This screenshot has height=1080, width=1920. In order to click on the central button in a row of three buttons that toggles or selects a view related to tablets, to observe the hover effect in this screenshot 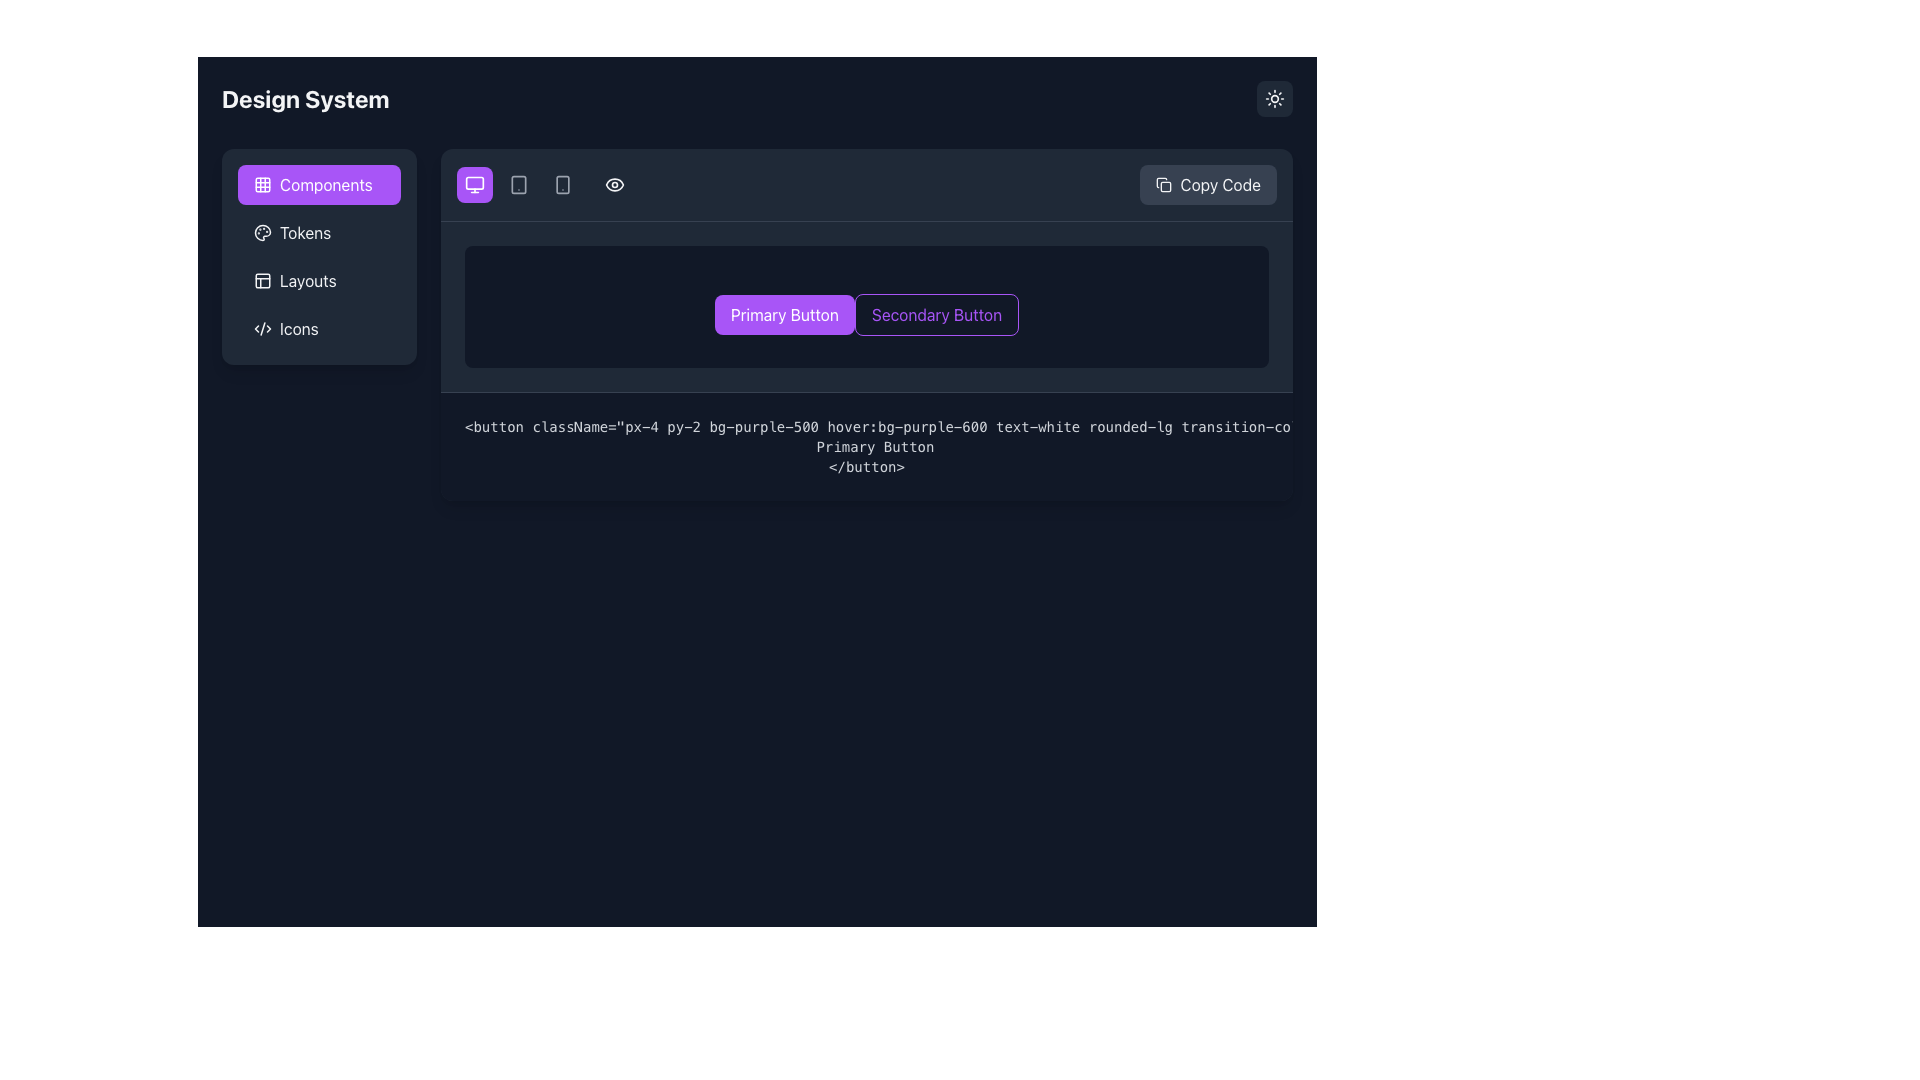, I will do `click(518, 185)`.